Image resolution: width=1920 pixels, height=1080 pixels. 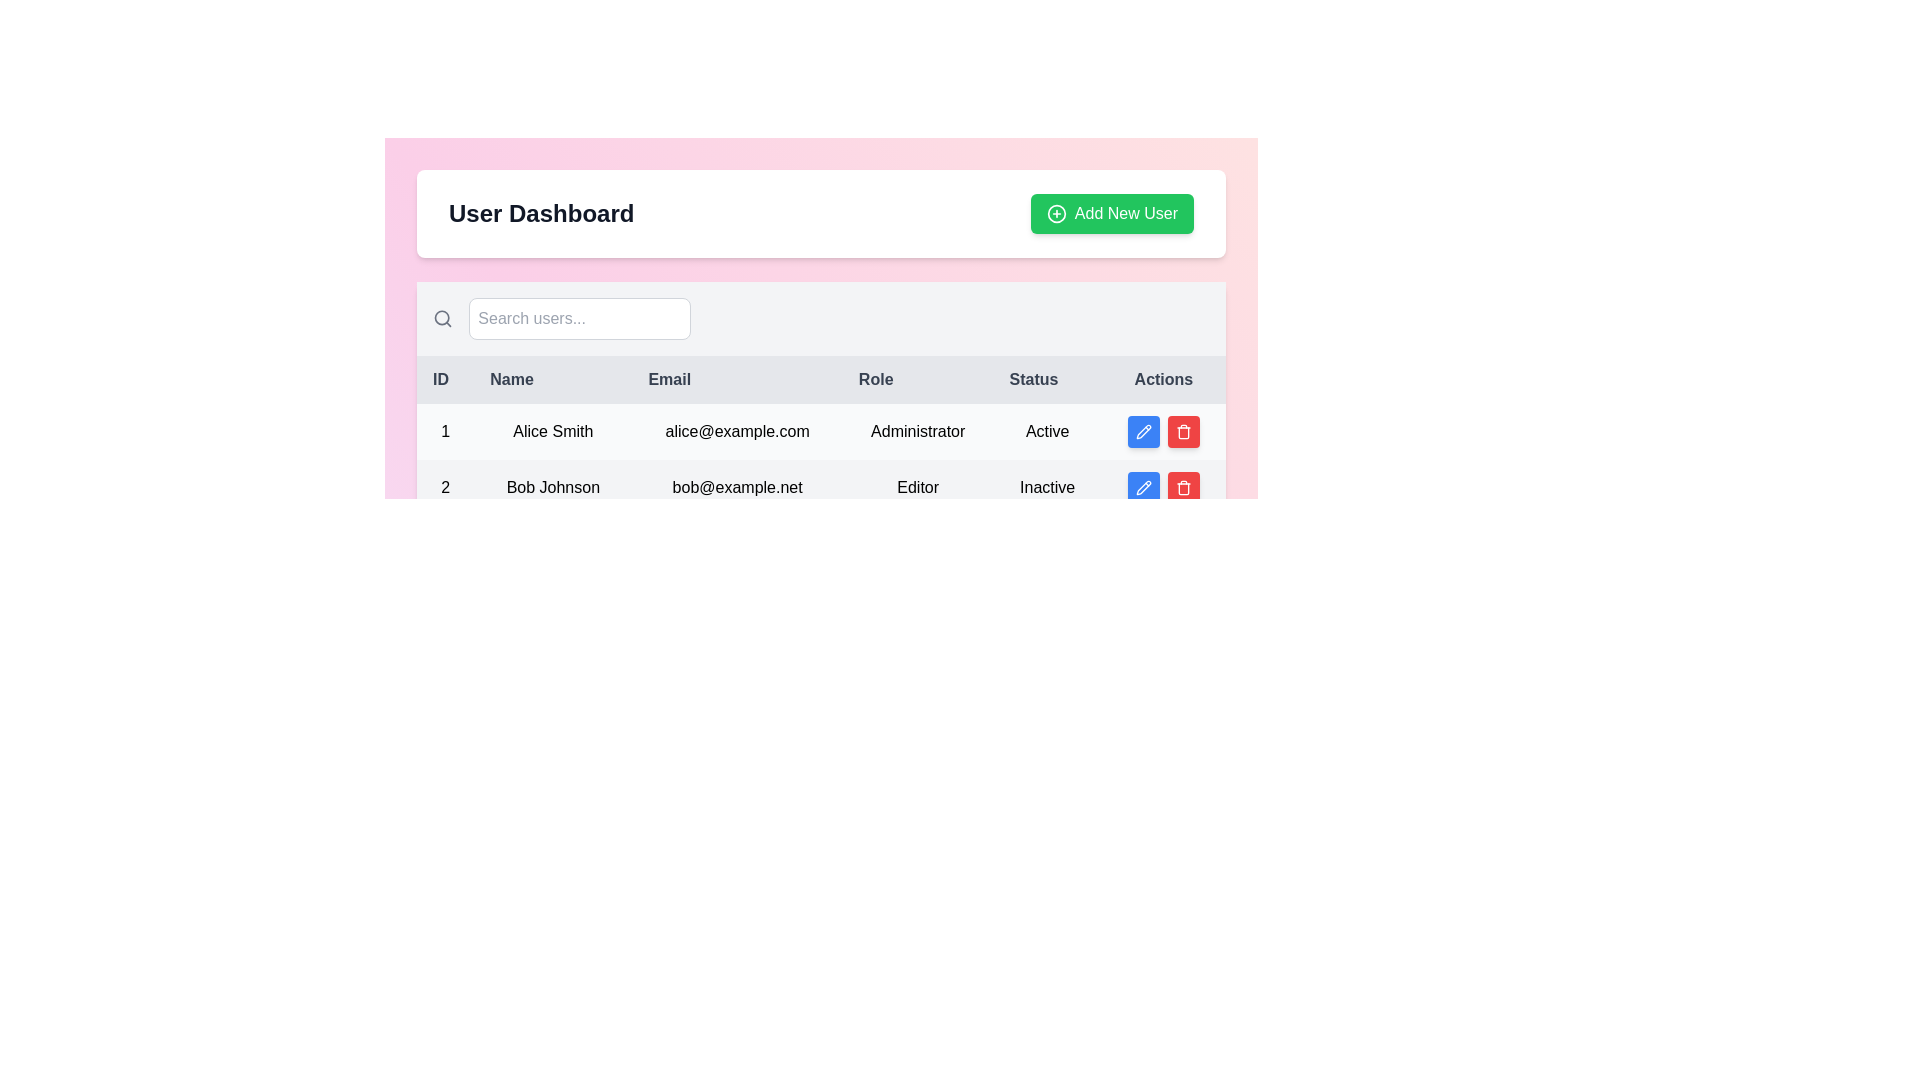 I want to click on the delete button associated with the data row for Bob Johnson, so click(x=1183, y=431).